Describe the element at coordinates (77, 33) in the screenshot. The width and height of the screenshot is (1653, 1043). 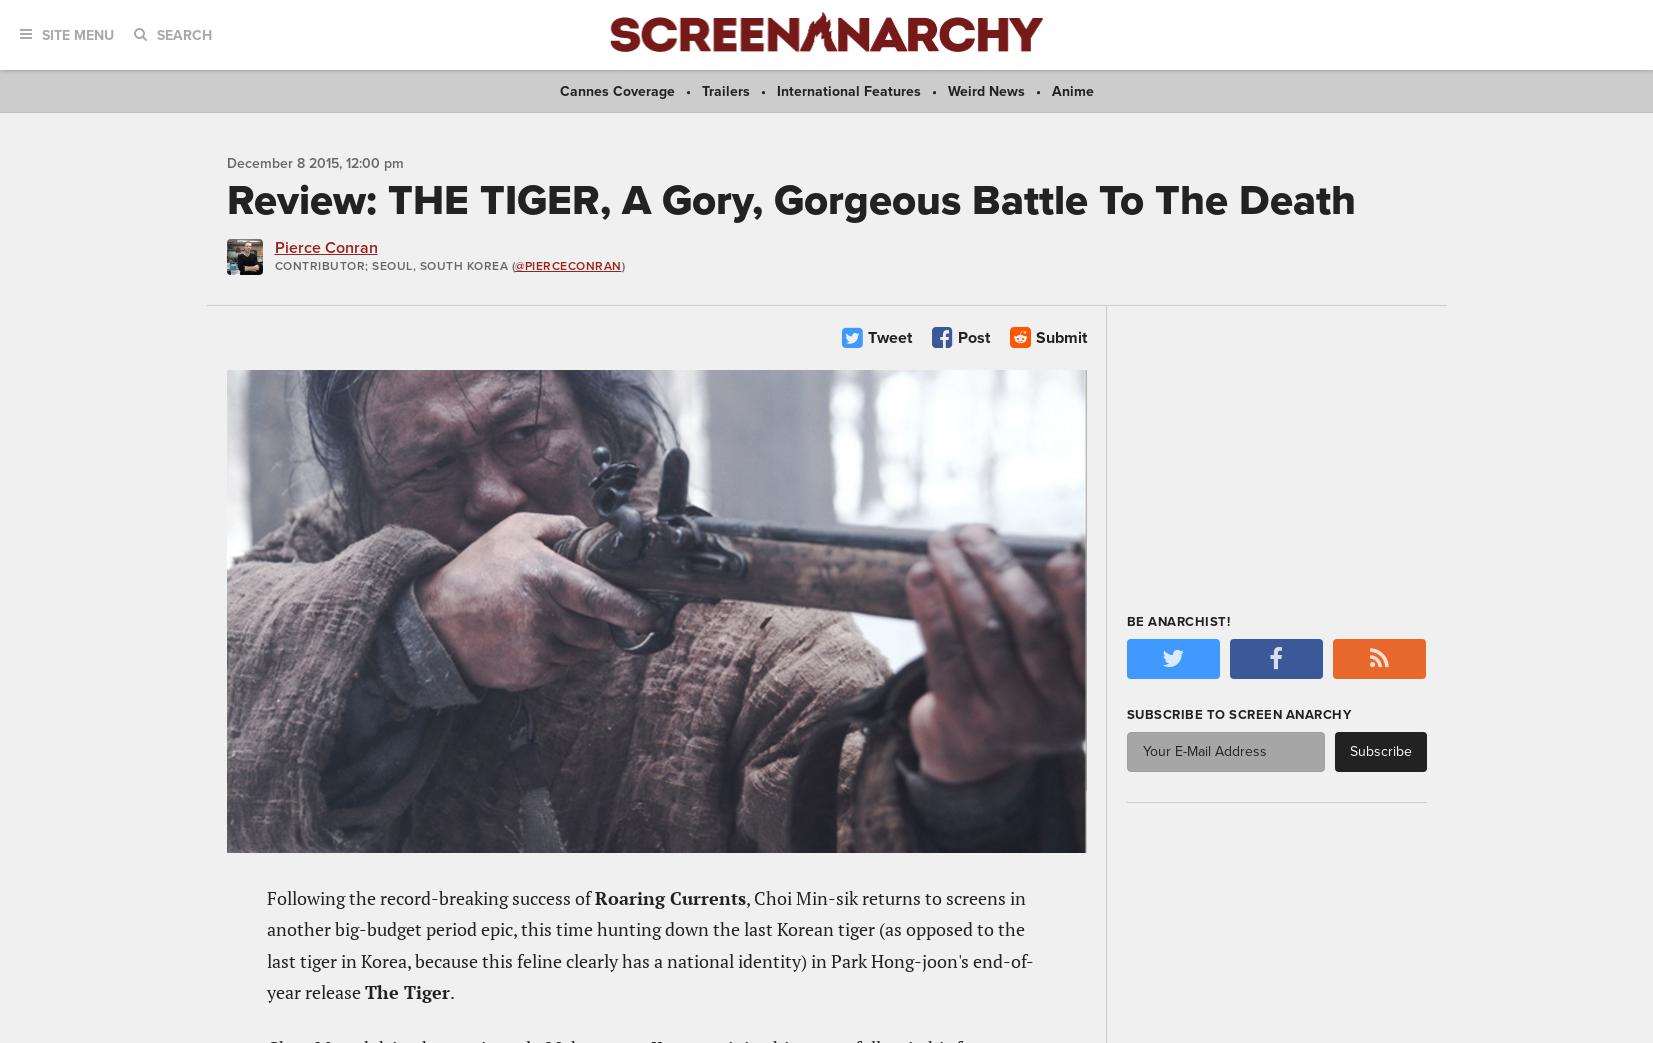
I see `'Site Menu'` at that location.